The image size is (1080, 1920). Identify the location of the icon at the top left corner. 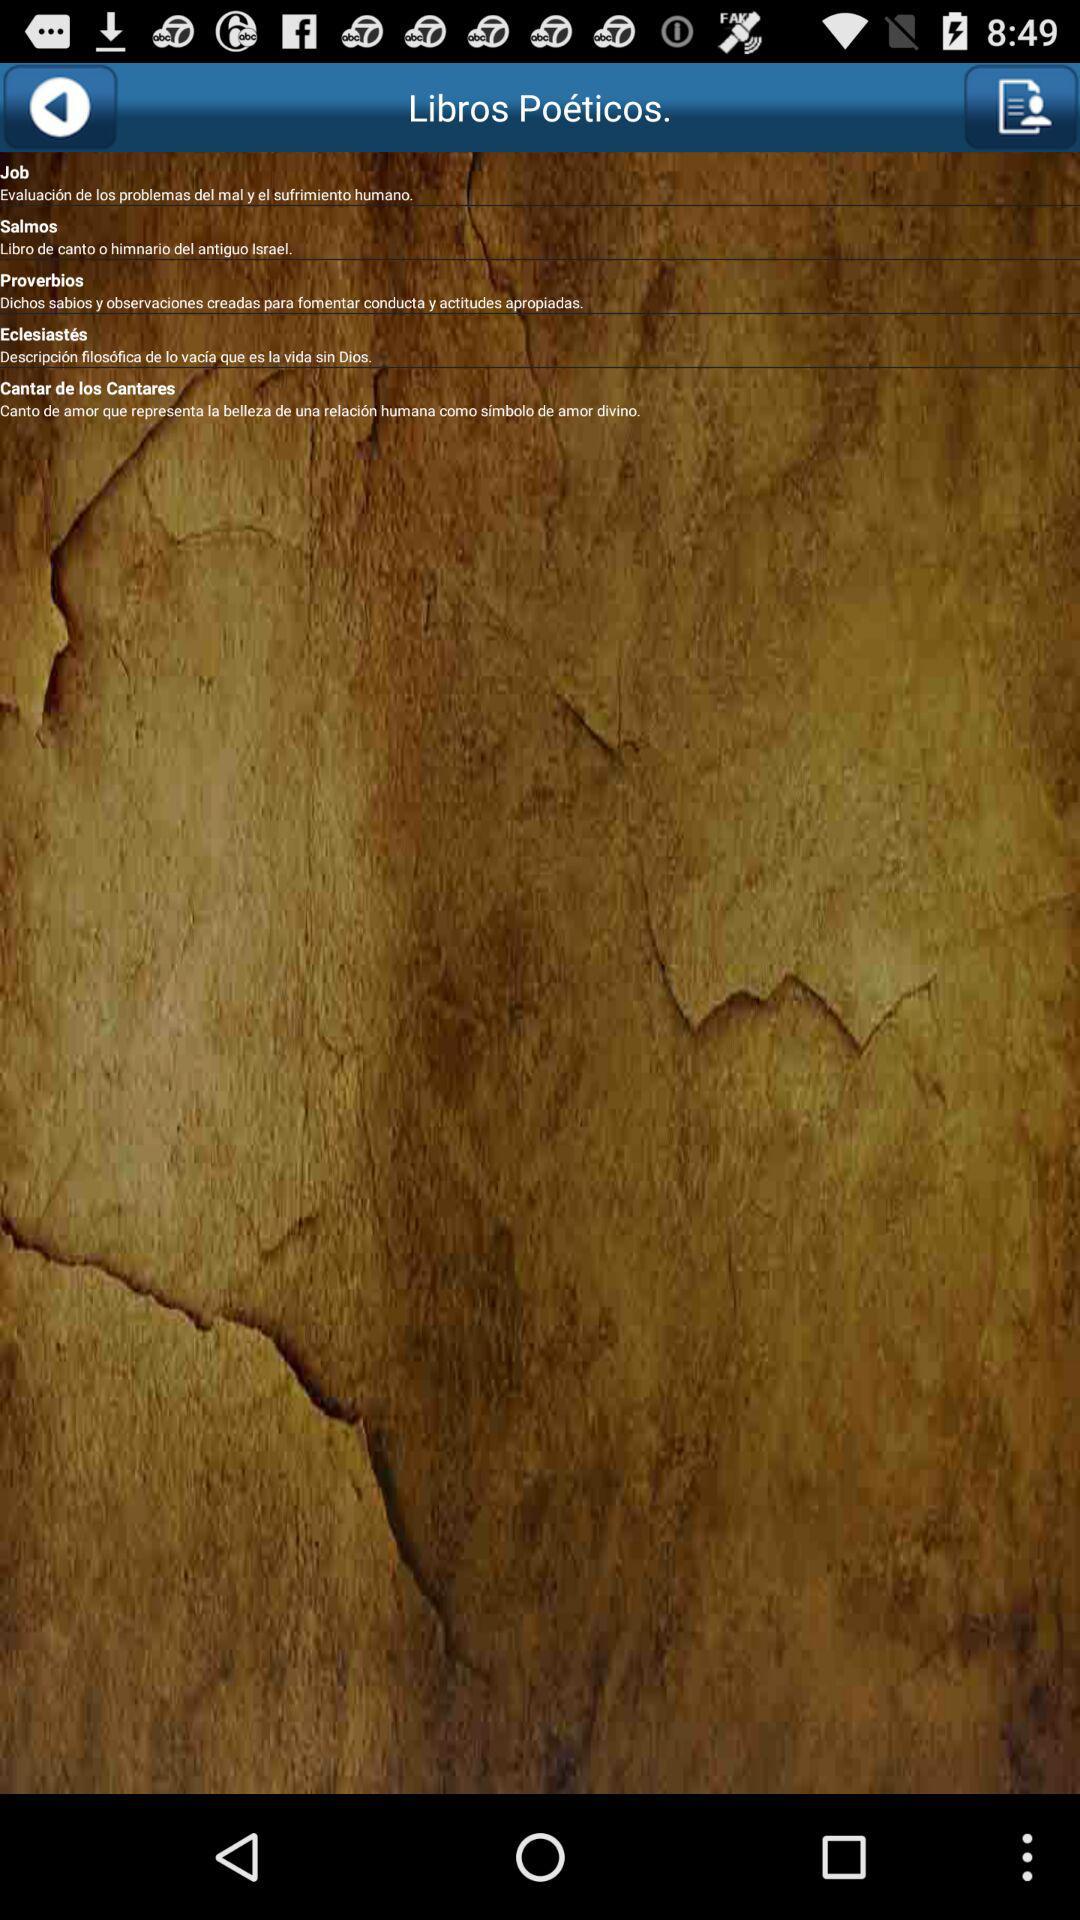
(58, 106).